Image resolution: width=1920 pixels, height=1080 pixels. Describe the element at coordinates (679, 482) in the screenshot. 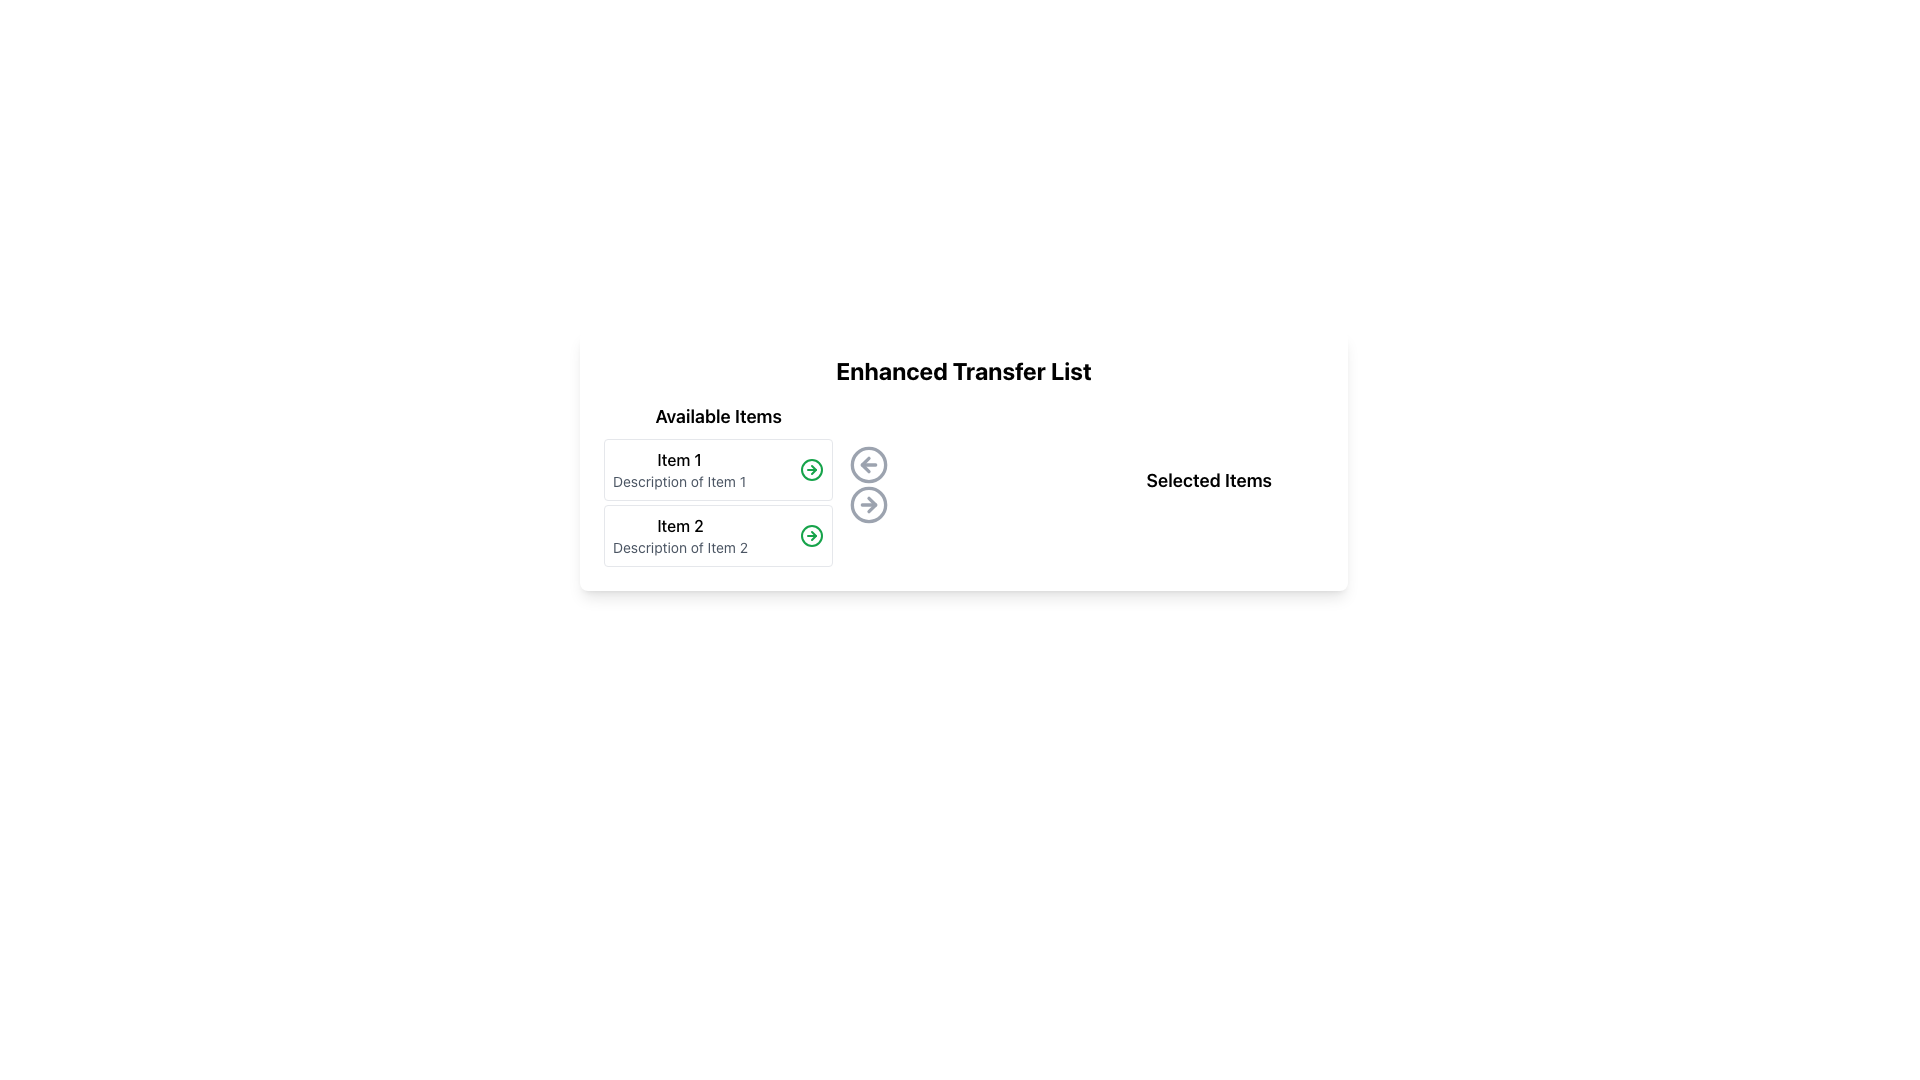

I see `the text label displaying 'Description of Item 1', which is located directly beneath the bold 'Item 1' text in the 'Available Items' list` at that location.